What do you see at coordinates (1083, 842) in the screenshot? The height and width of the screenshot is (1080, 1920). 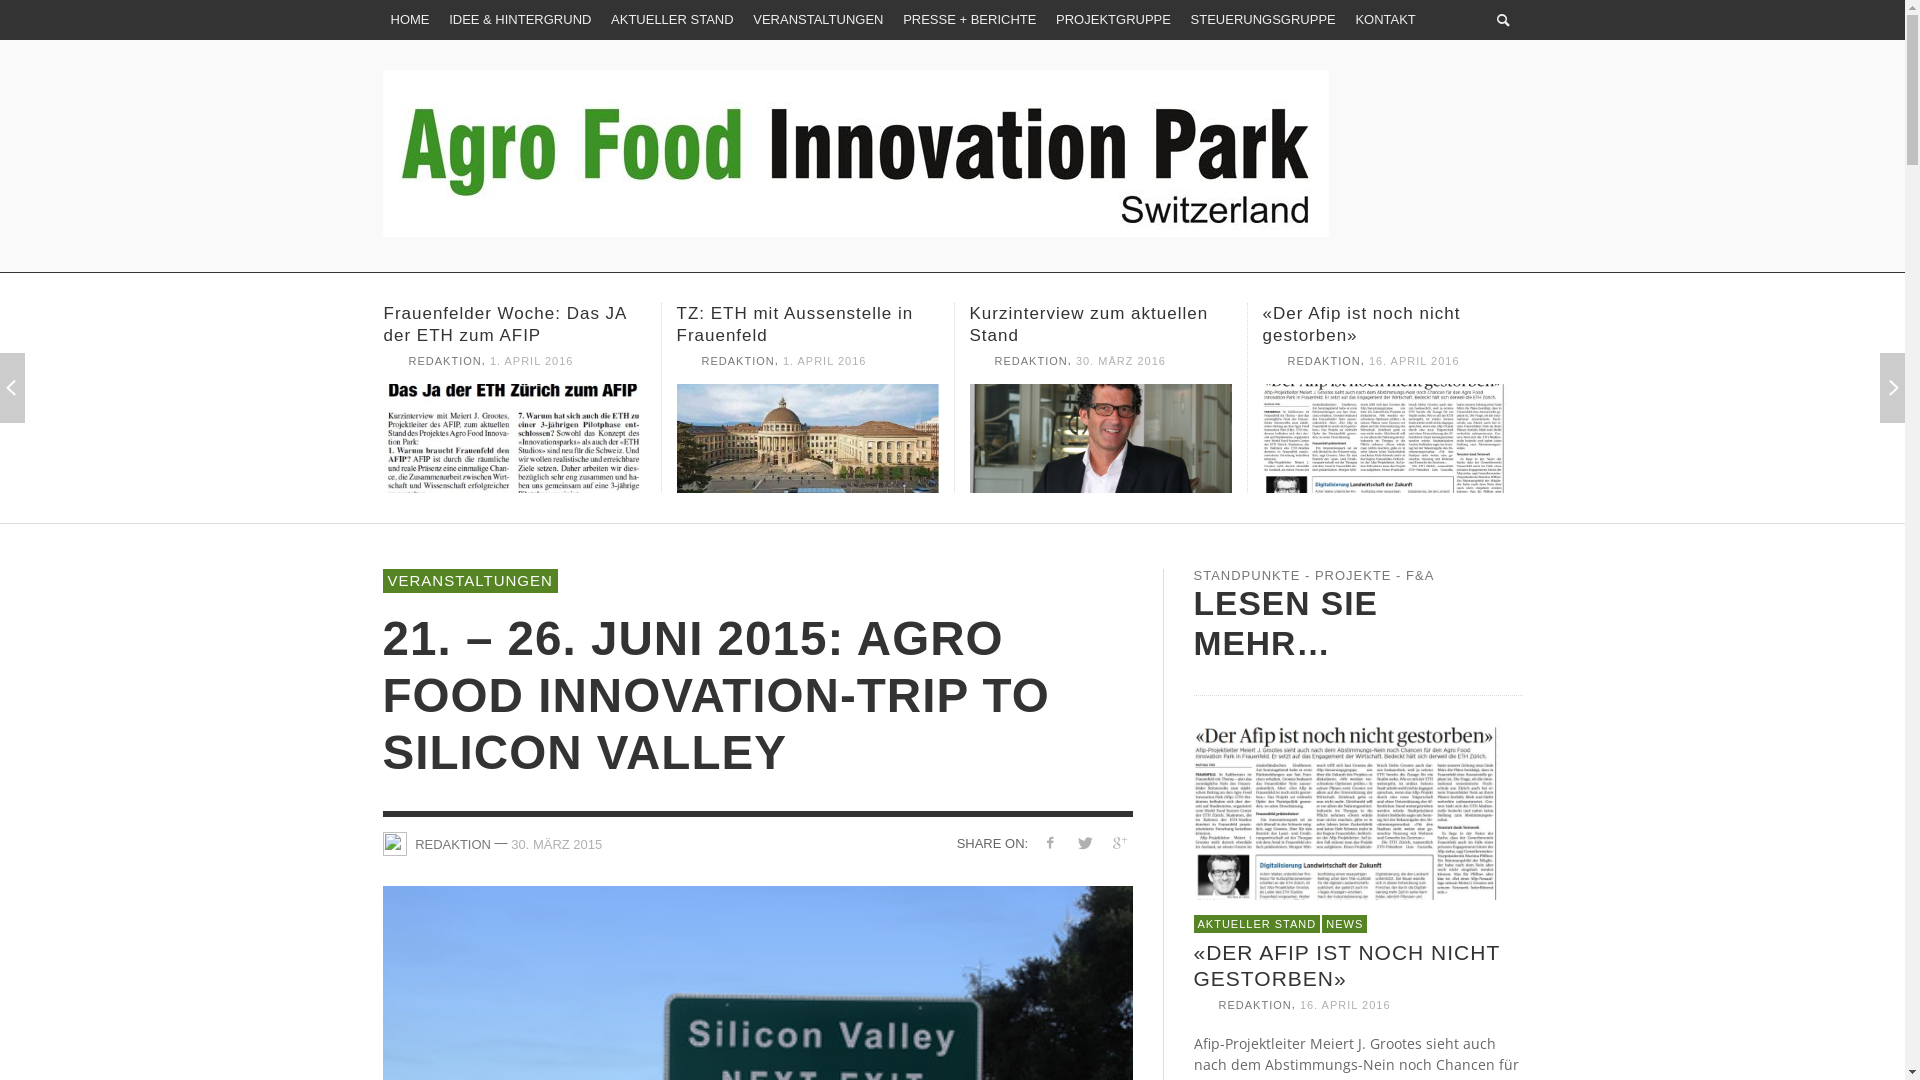 I see `'Share on Twitter'` at bounding box center [1083, 842].